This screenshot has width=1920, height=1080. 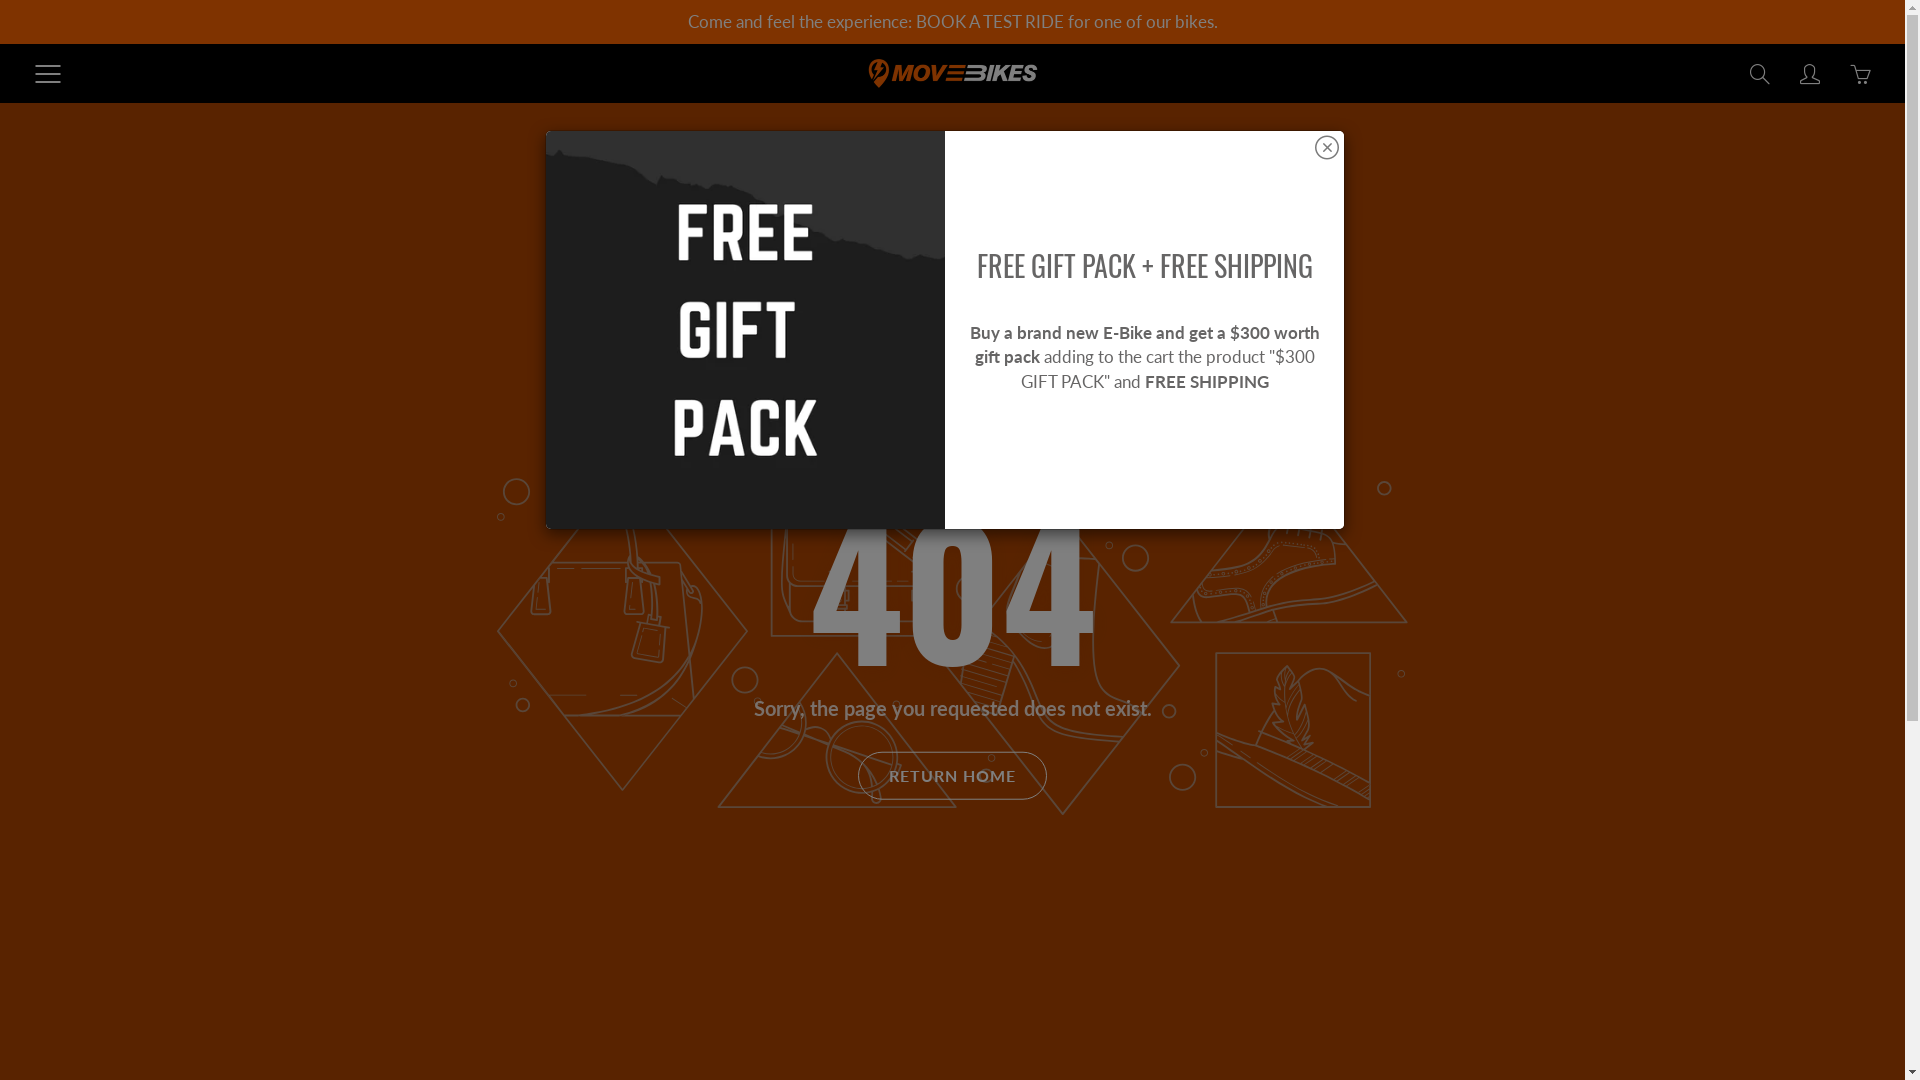 What do you see at coordinates (47, 72) in the screenshot?
I see `'Press space bar to toggle menu'` at bounding box center [47, 72].